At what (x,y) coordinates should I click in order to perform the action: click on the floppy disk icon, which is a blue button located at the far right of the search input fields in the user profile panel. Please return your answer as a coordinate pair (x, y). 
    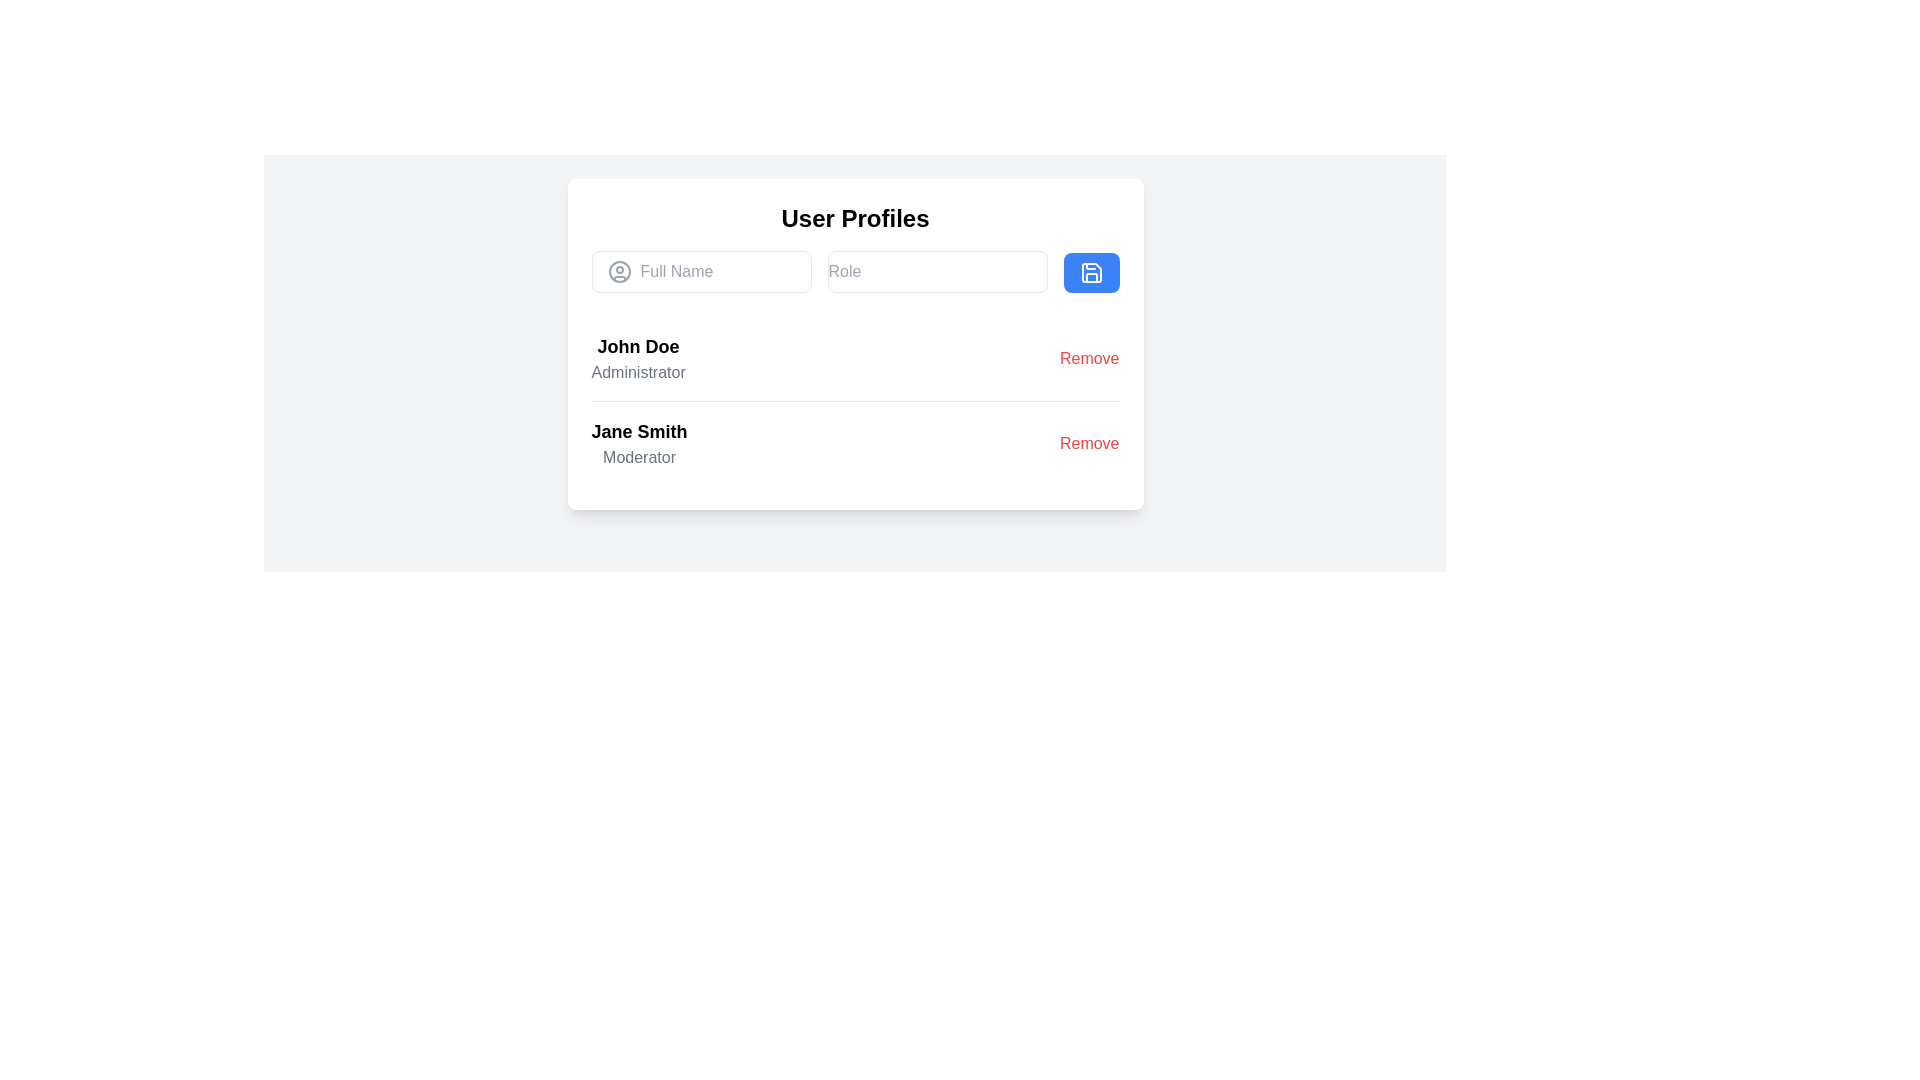
    Looking at the image, I should click on (1090, 273).